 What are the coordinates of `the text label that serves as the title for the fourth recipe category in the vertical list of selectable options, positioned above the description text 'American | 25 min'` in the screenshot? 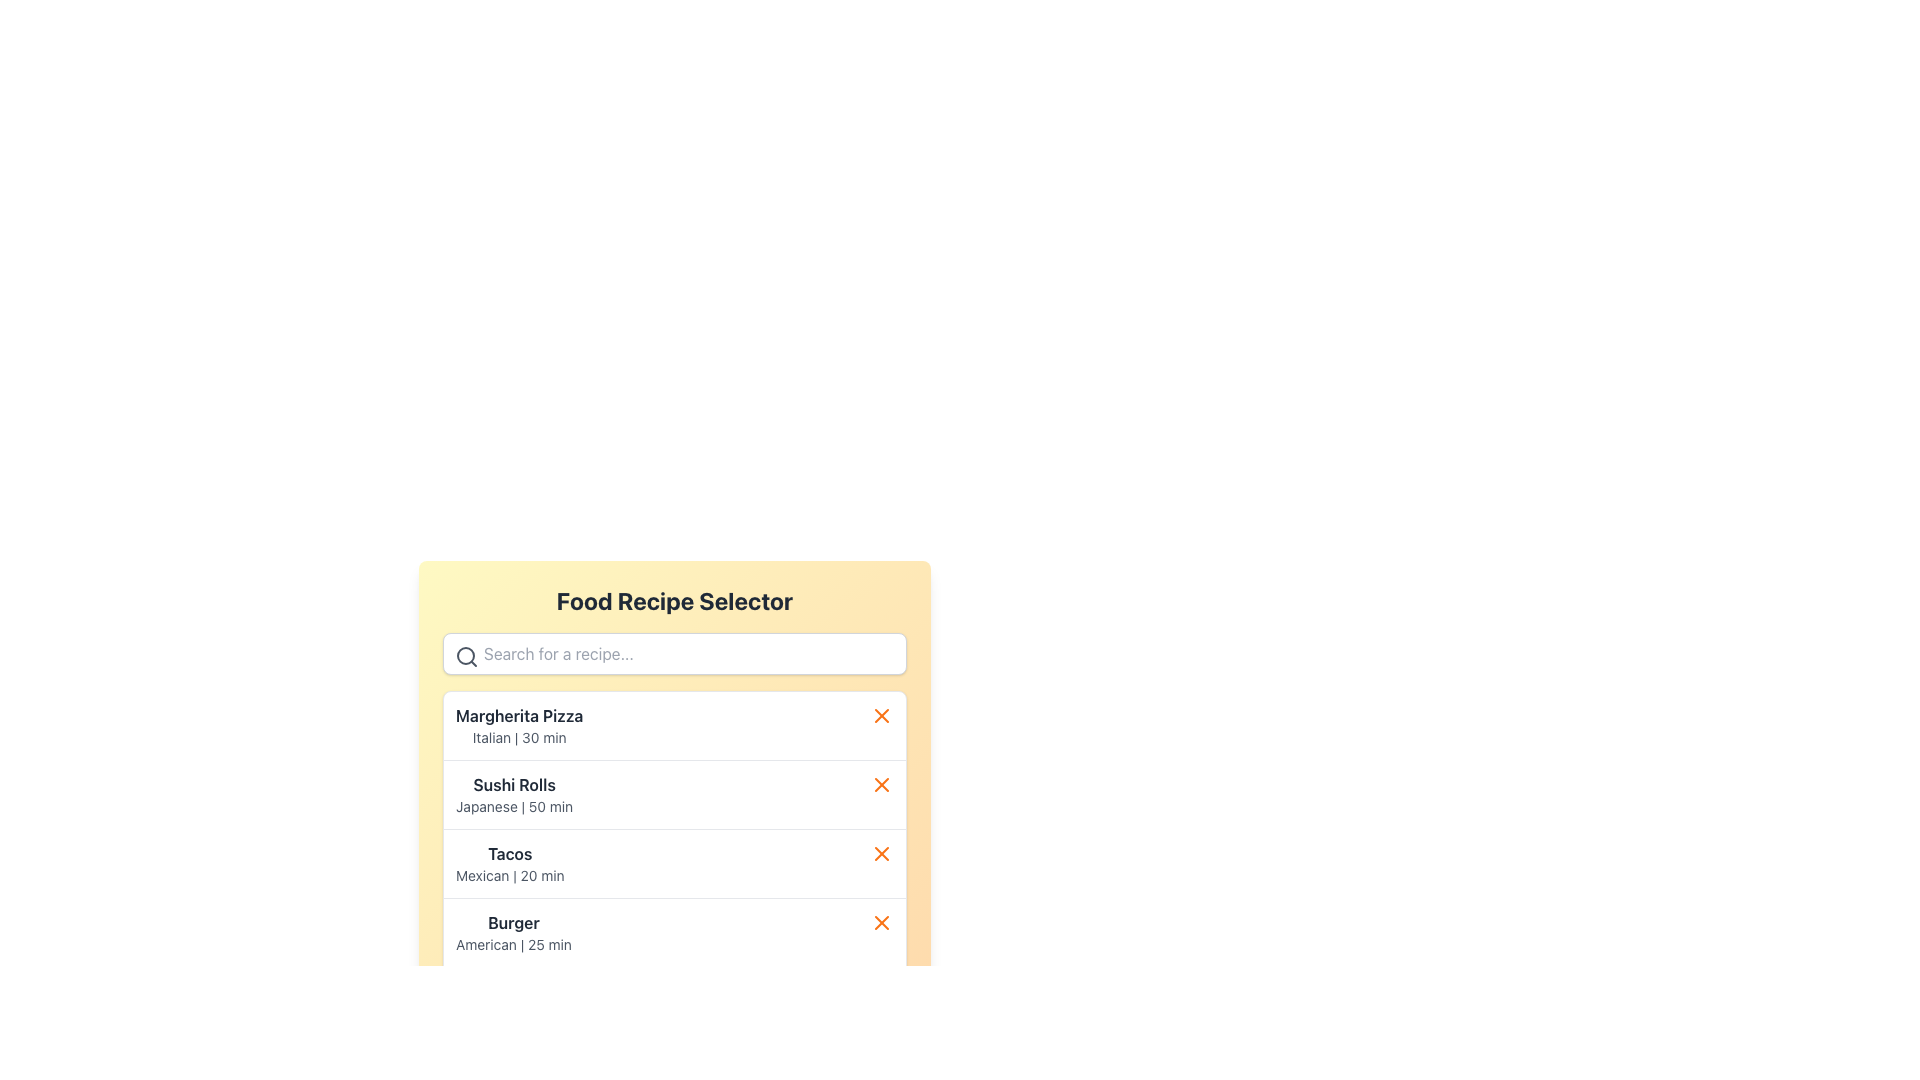 It's located at (513, 922).